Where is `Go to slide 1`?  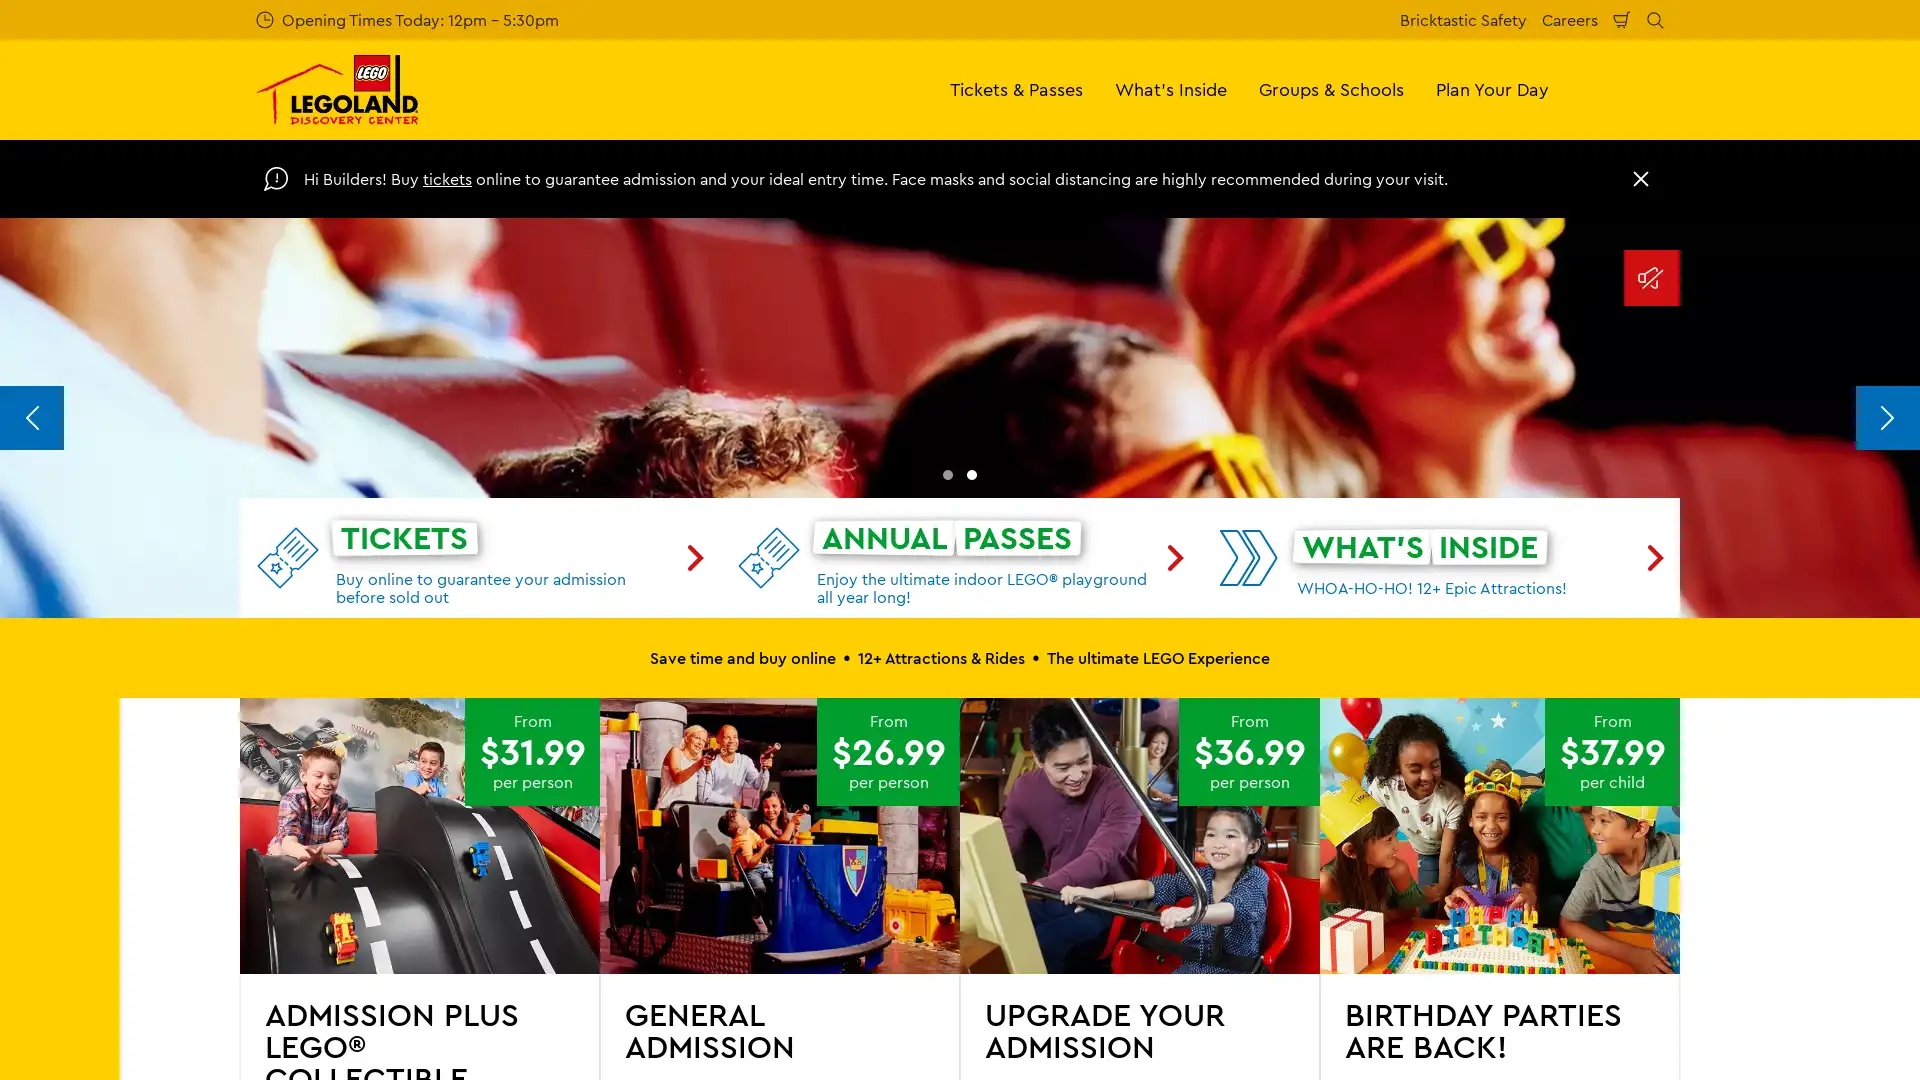
Go to slide 1 is located at coordinates (947, 852).